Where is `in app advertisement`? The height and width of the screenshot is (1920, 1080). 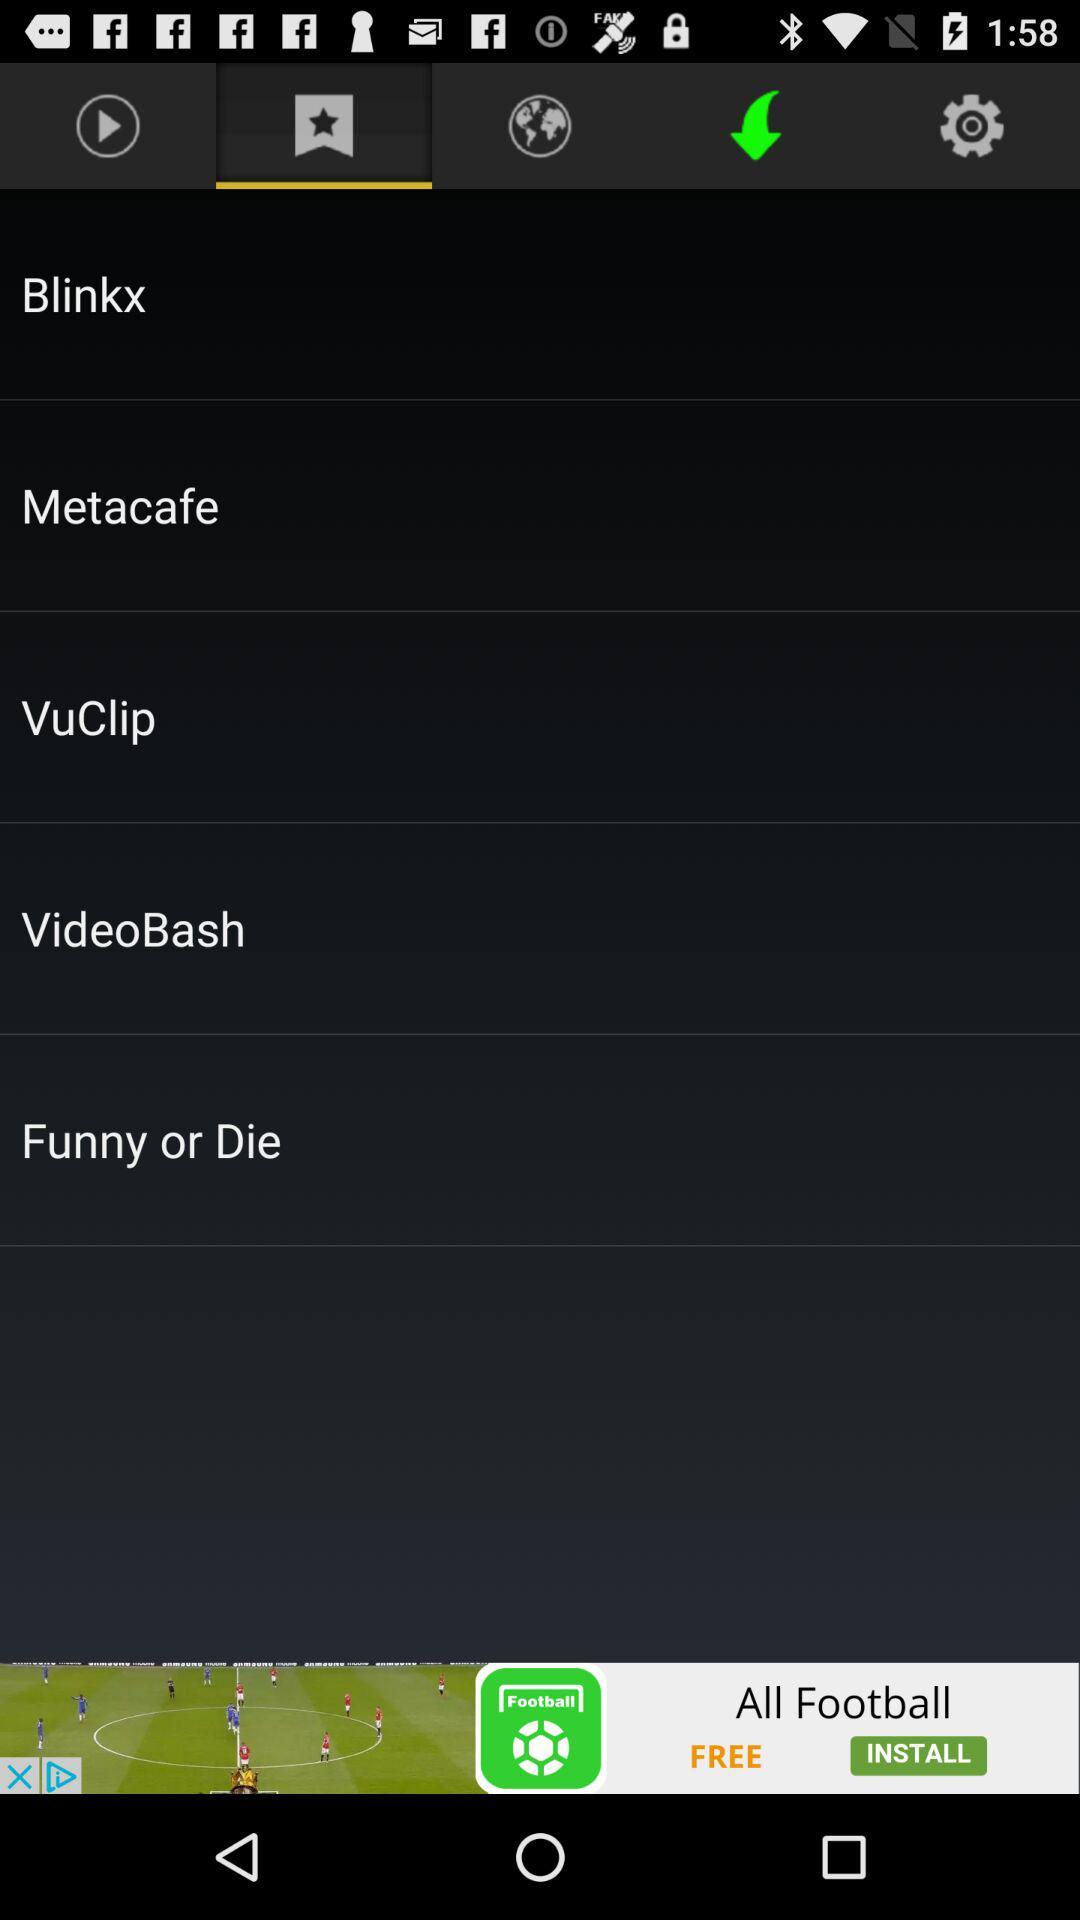 in app advertisement is located at coordinates (540, 1727).